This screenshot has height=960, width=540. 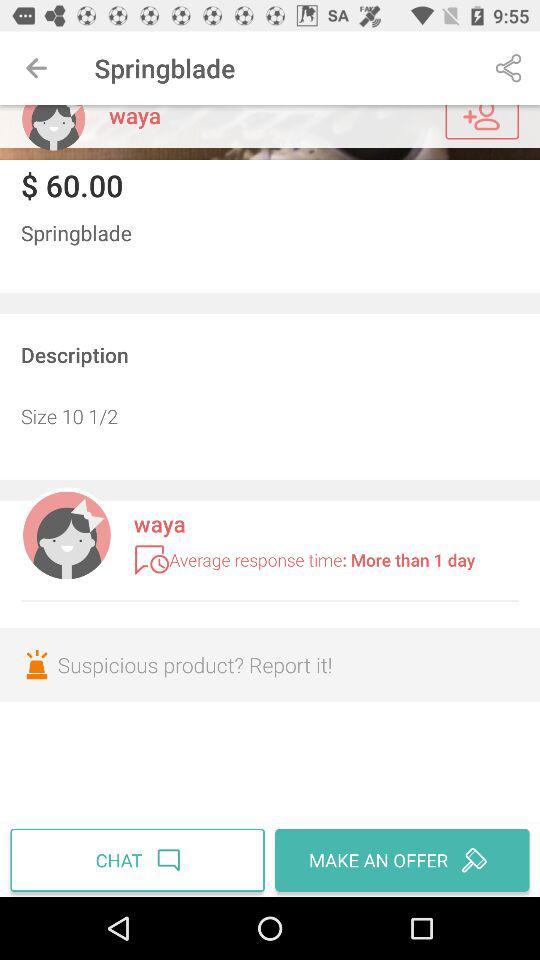 I want to click on the icon to the left of make an offer item, so click(x=139, y=859).